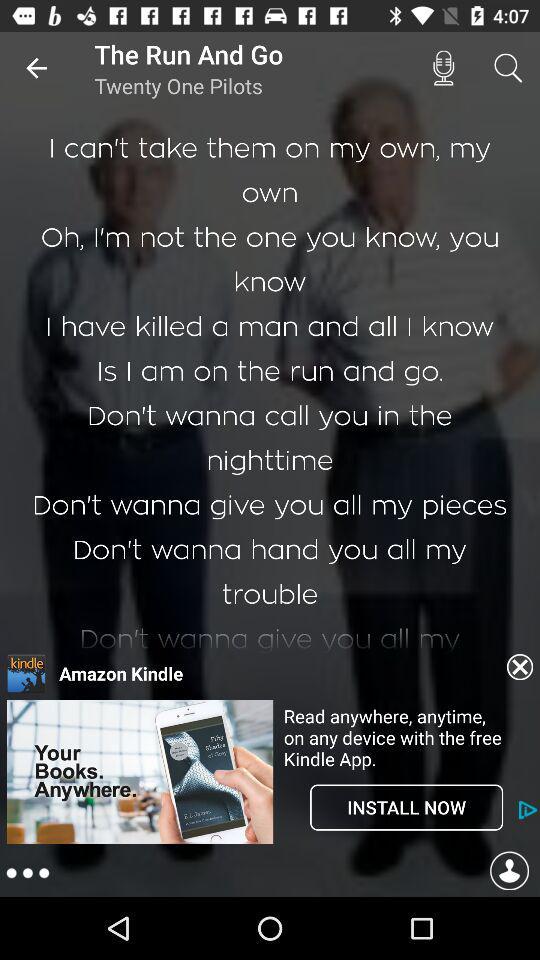 The width and height of the screenshot is (540, 960). I want to click on open menu, so click(26, 872).